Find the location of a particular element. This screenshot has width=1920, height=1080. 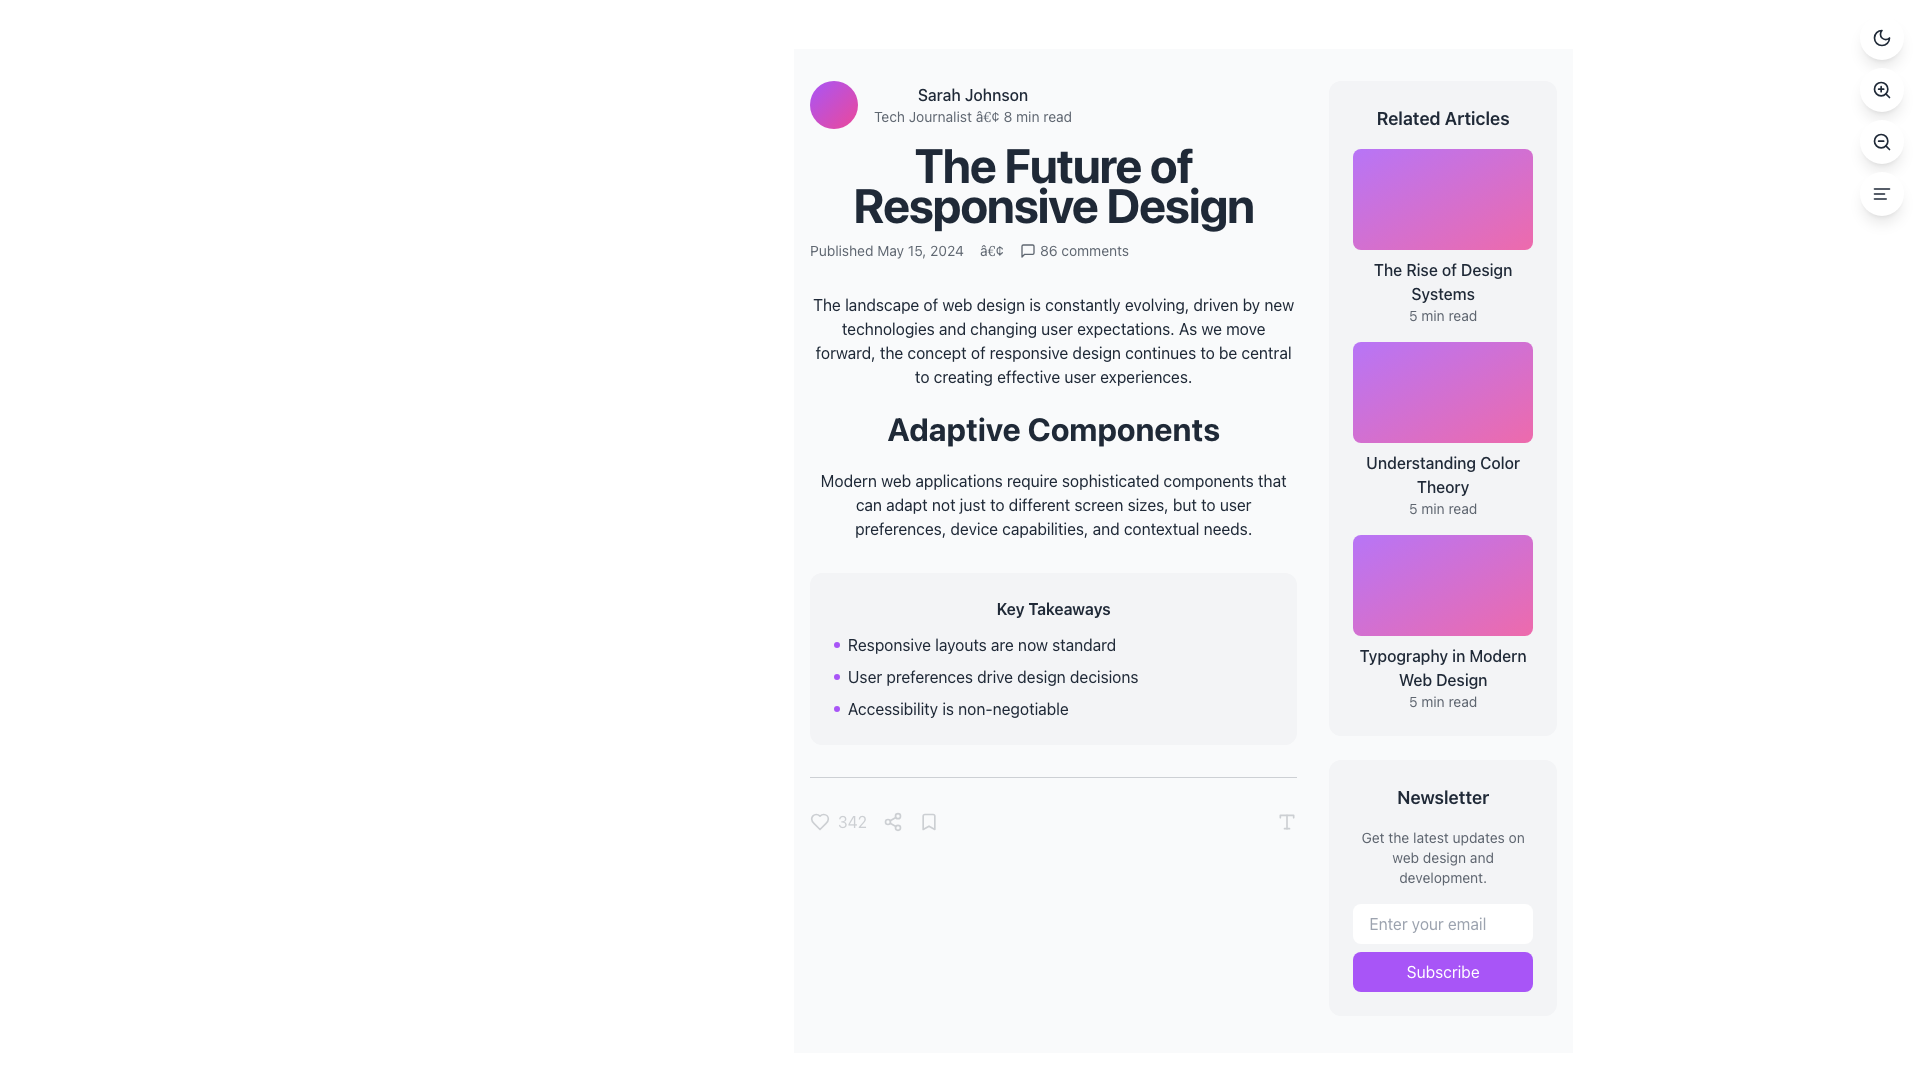

the central circle of the magnifying glass icon, which is the second button from the top in the vertical button group located near the bottom right of the main interface is located at coordinates (1880, 140).